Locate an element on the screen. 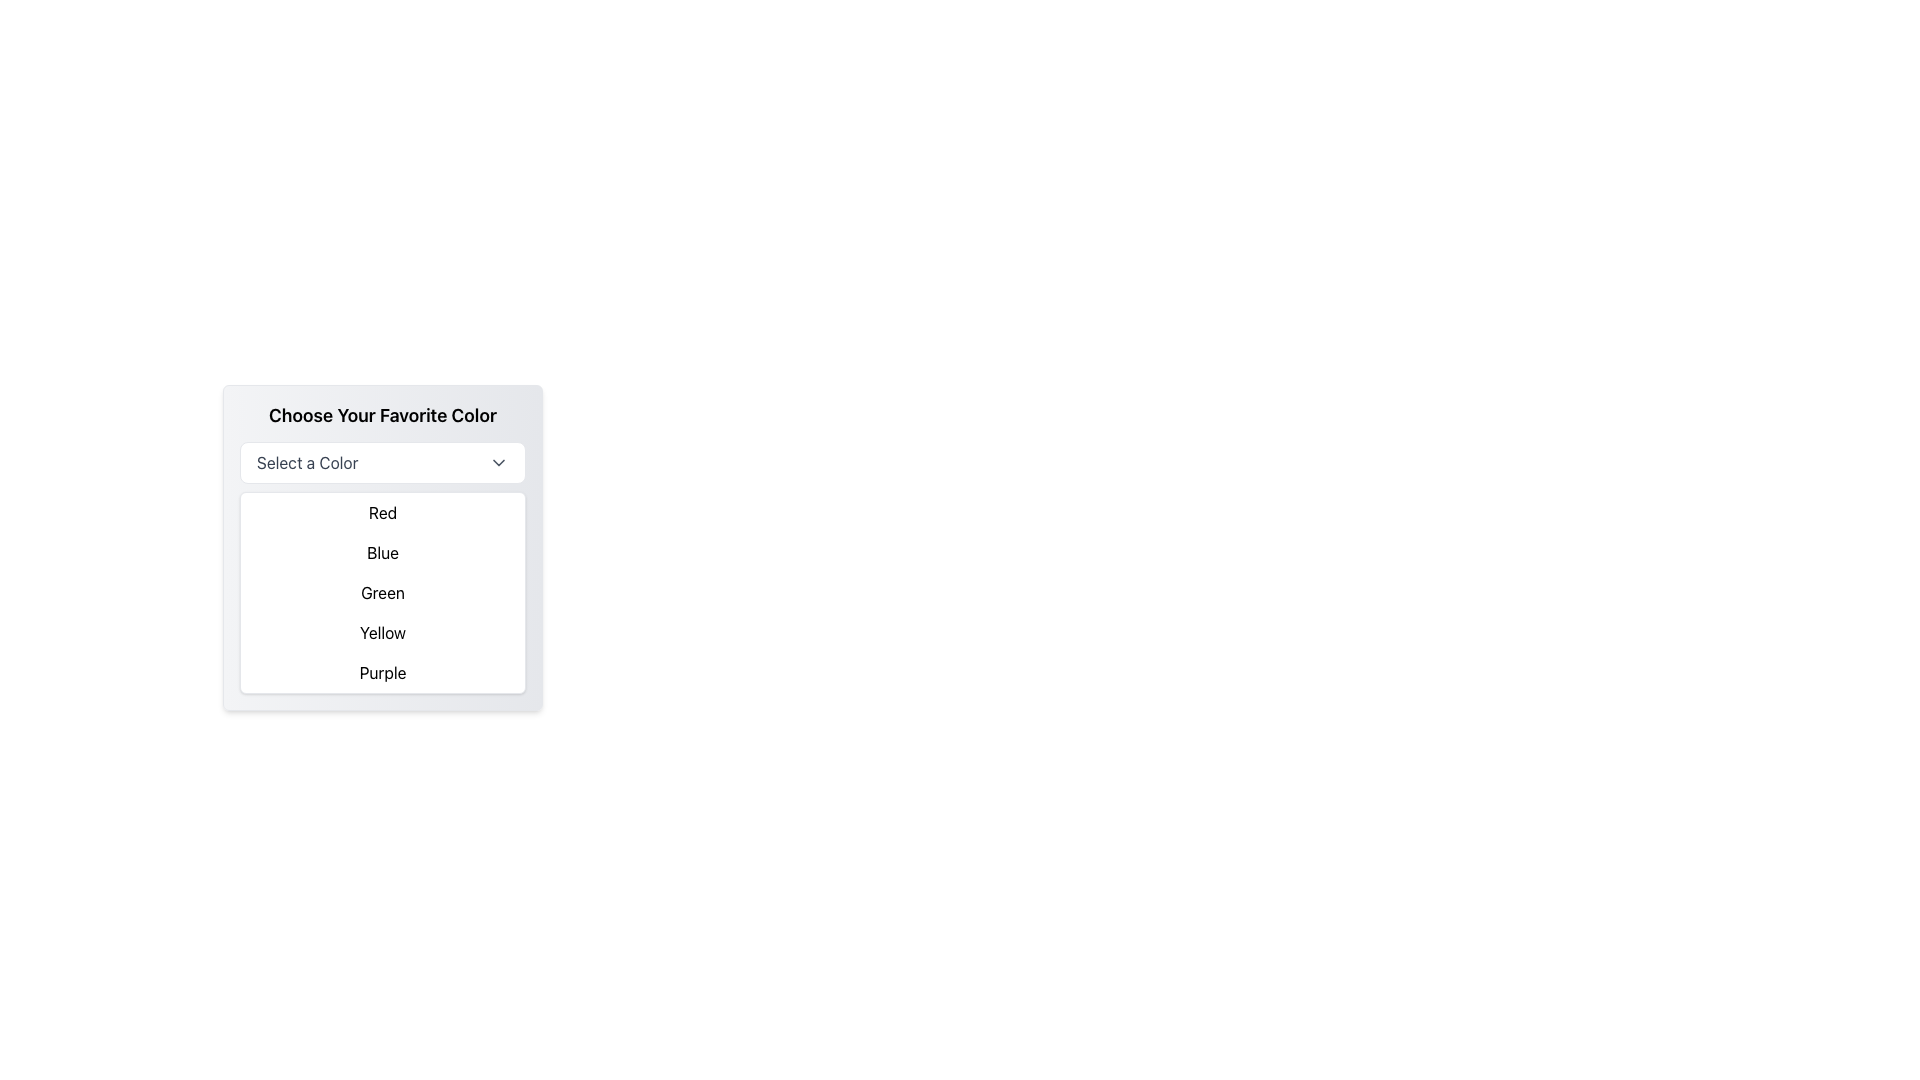  the selectable color option 'Yellow' in the dropdown menu is located at coordinates (383, 632).